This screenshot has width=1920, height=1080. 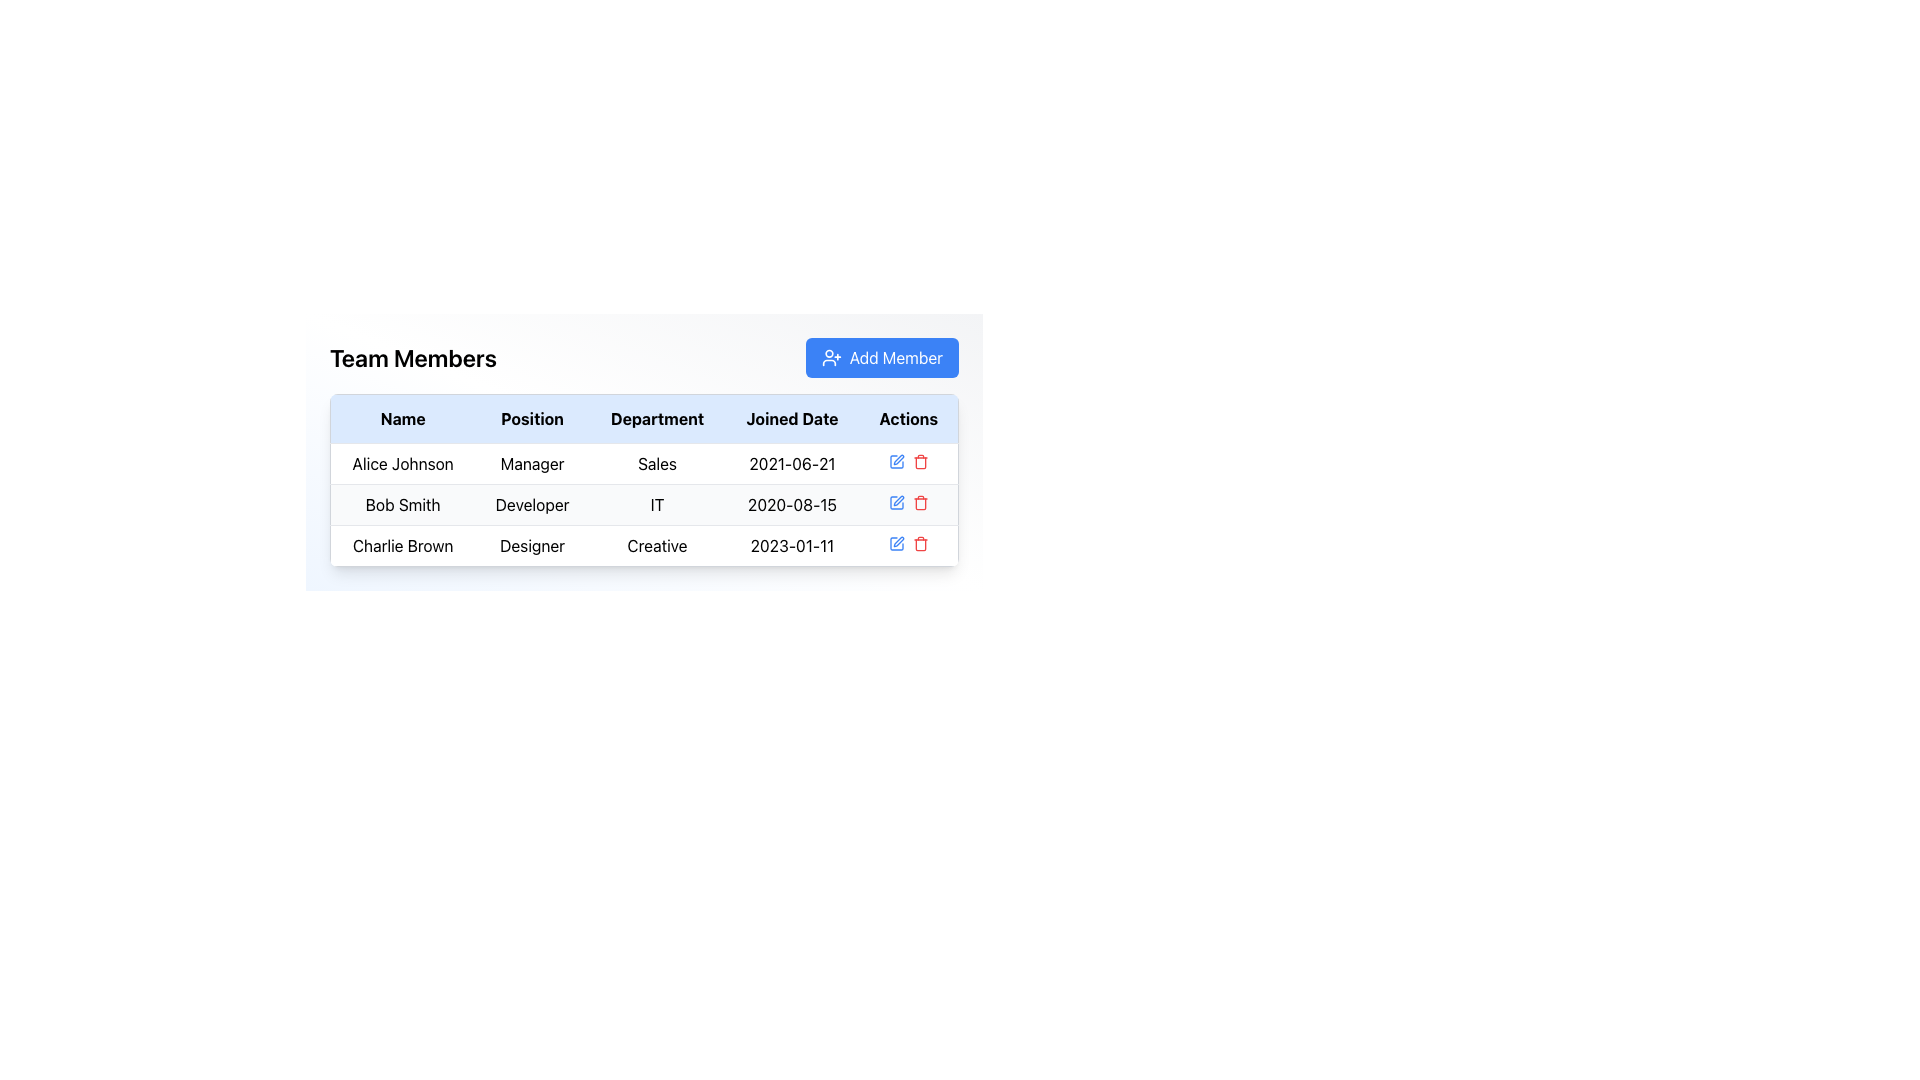 What do you see at coordinates (791, 546) in the screenshot?
I see `the static text displaying '2023-01-11' in the 'Joined Date' column of the table row for 'Charlie Brown'` at bounding box center [791, 546].